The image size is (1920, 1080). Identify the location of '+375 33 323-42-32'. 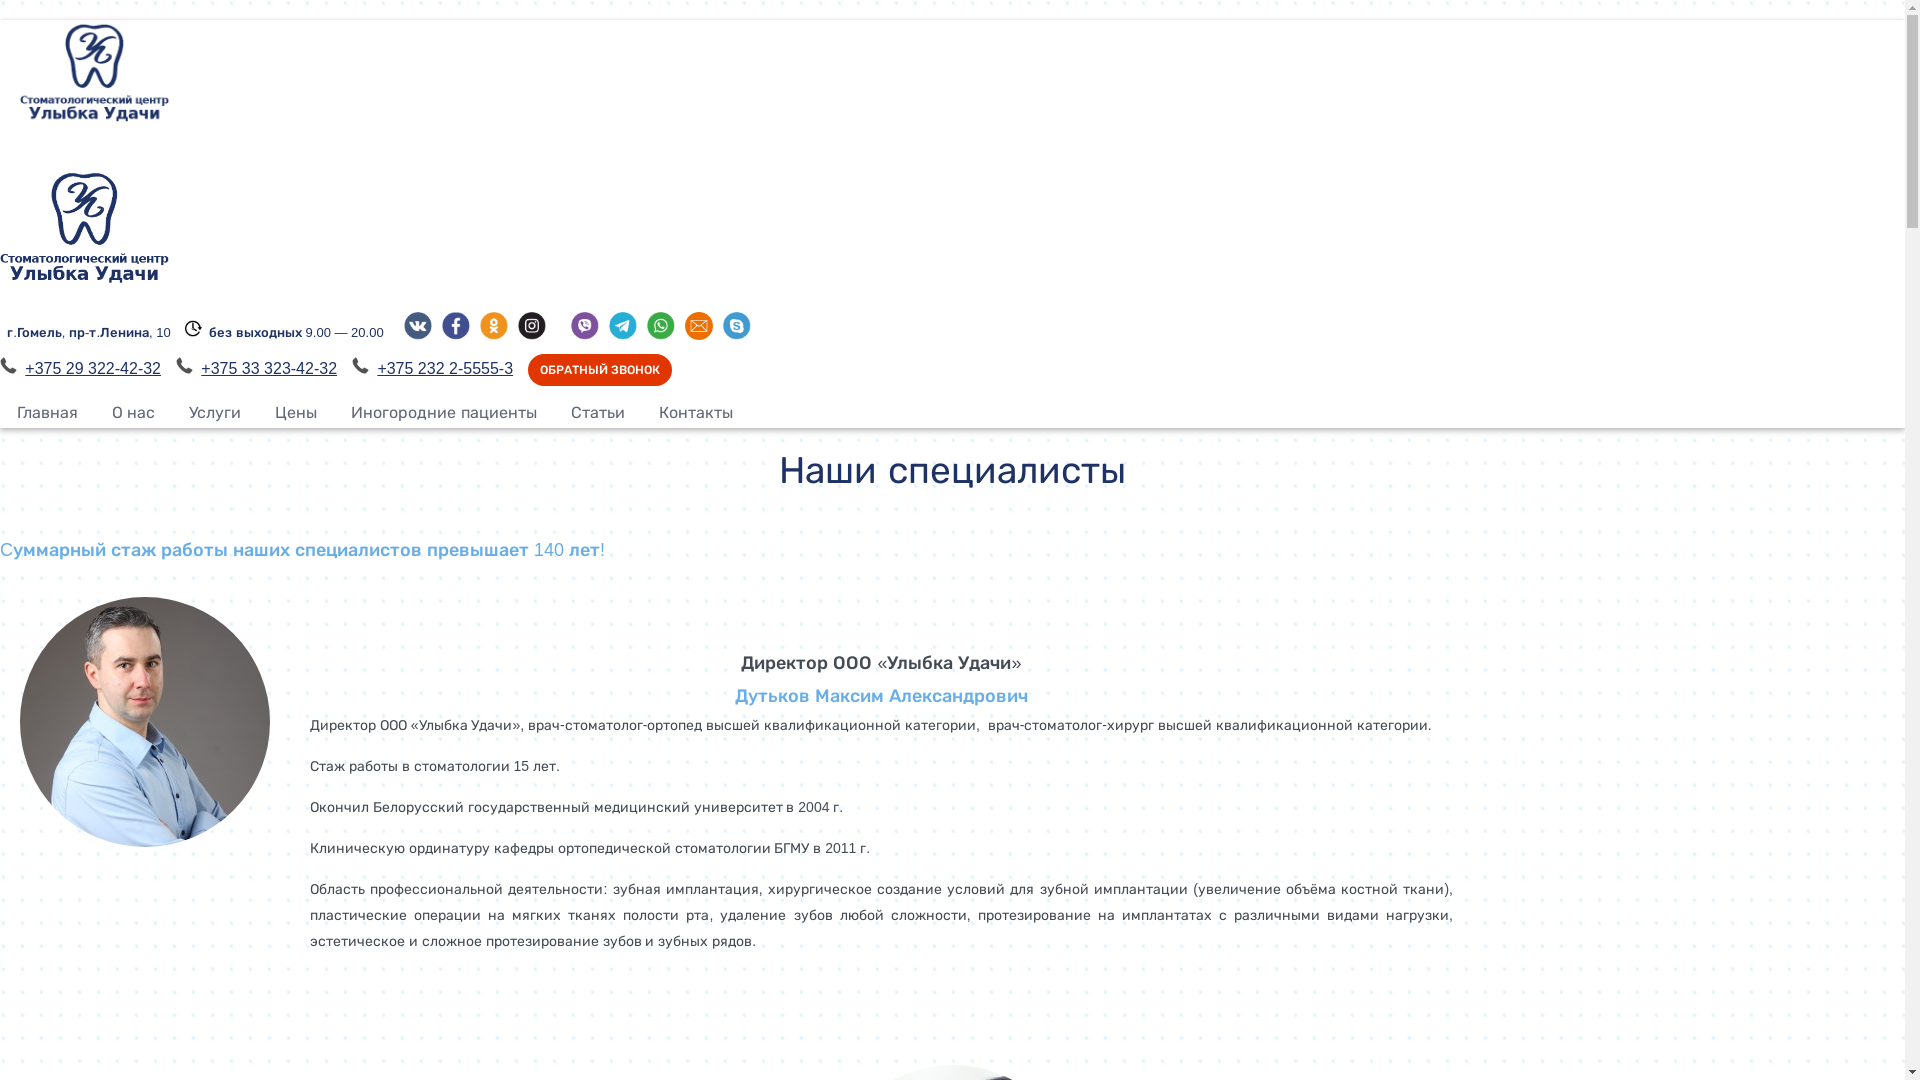
(267, 368).